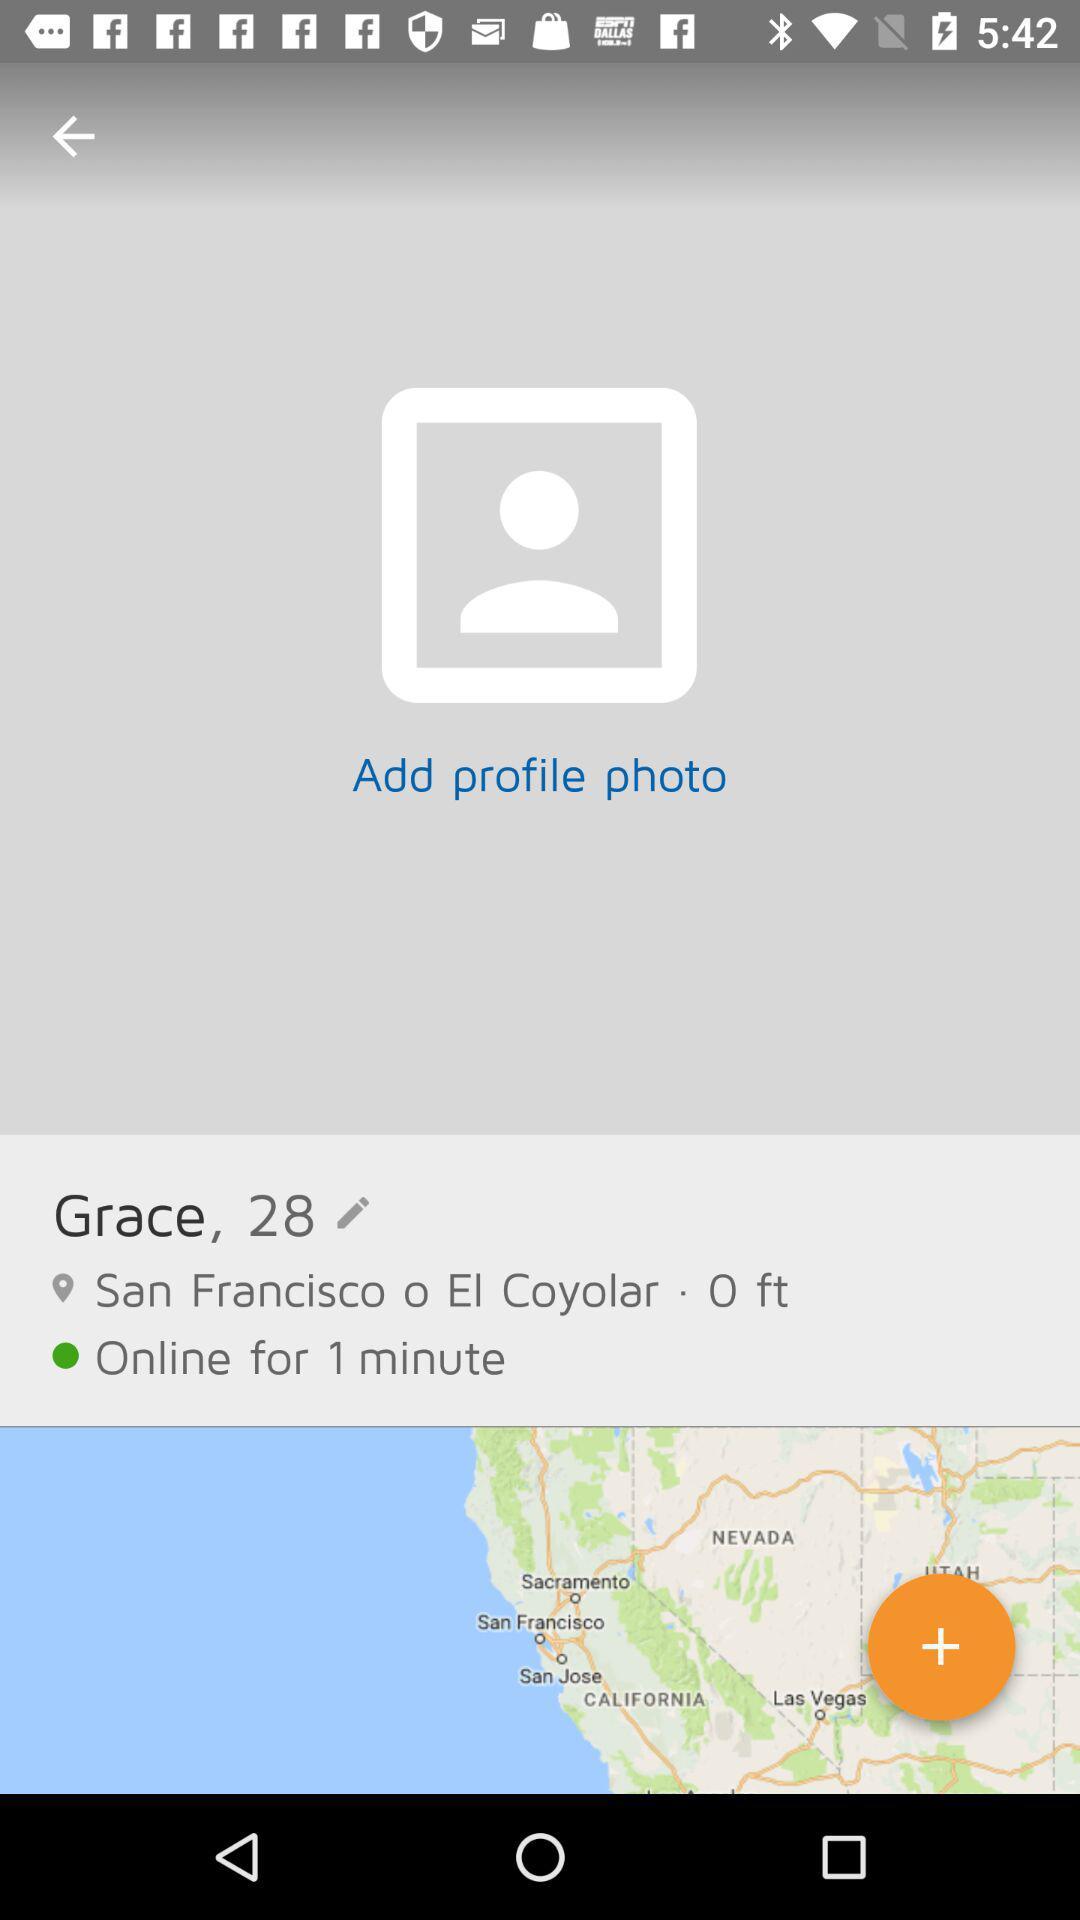 The image size is (1080, 1920). Describe the element at coordinates (129, 1212) in the screenshot. I see `item to the left of , 28` at that location.